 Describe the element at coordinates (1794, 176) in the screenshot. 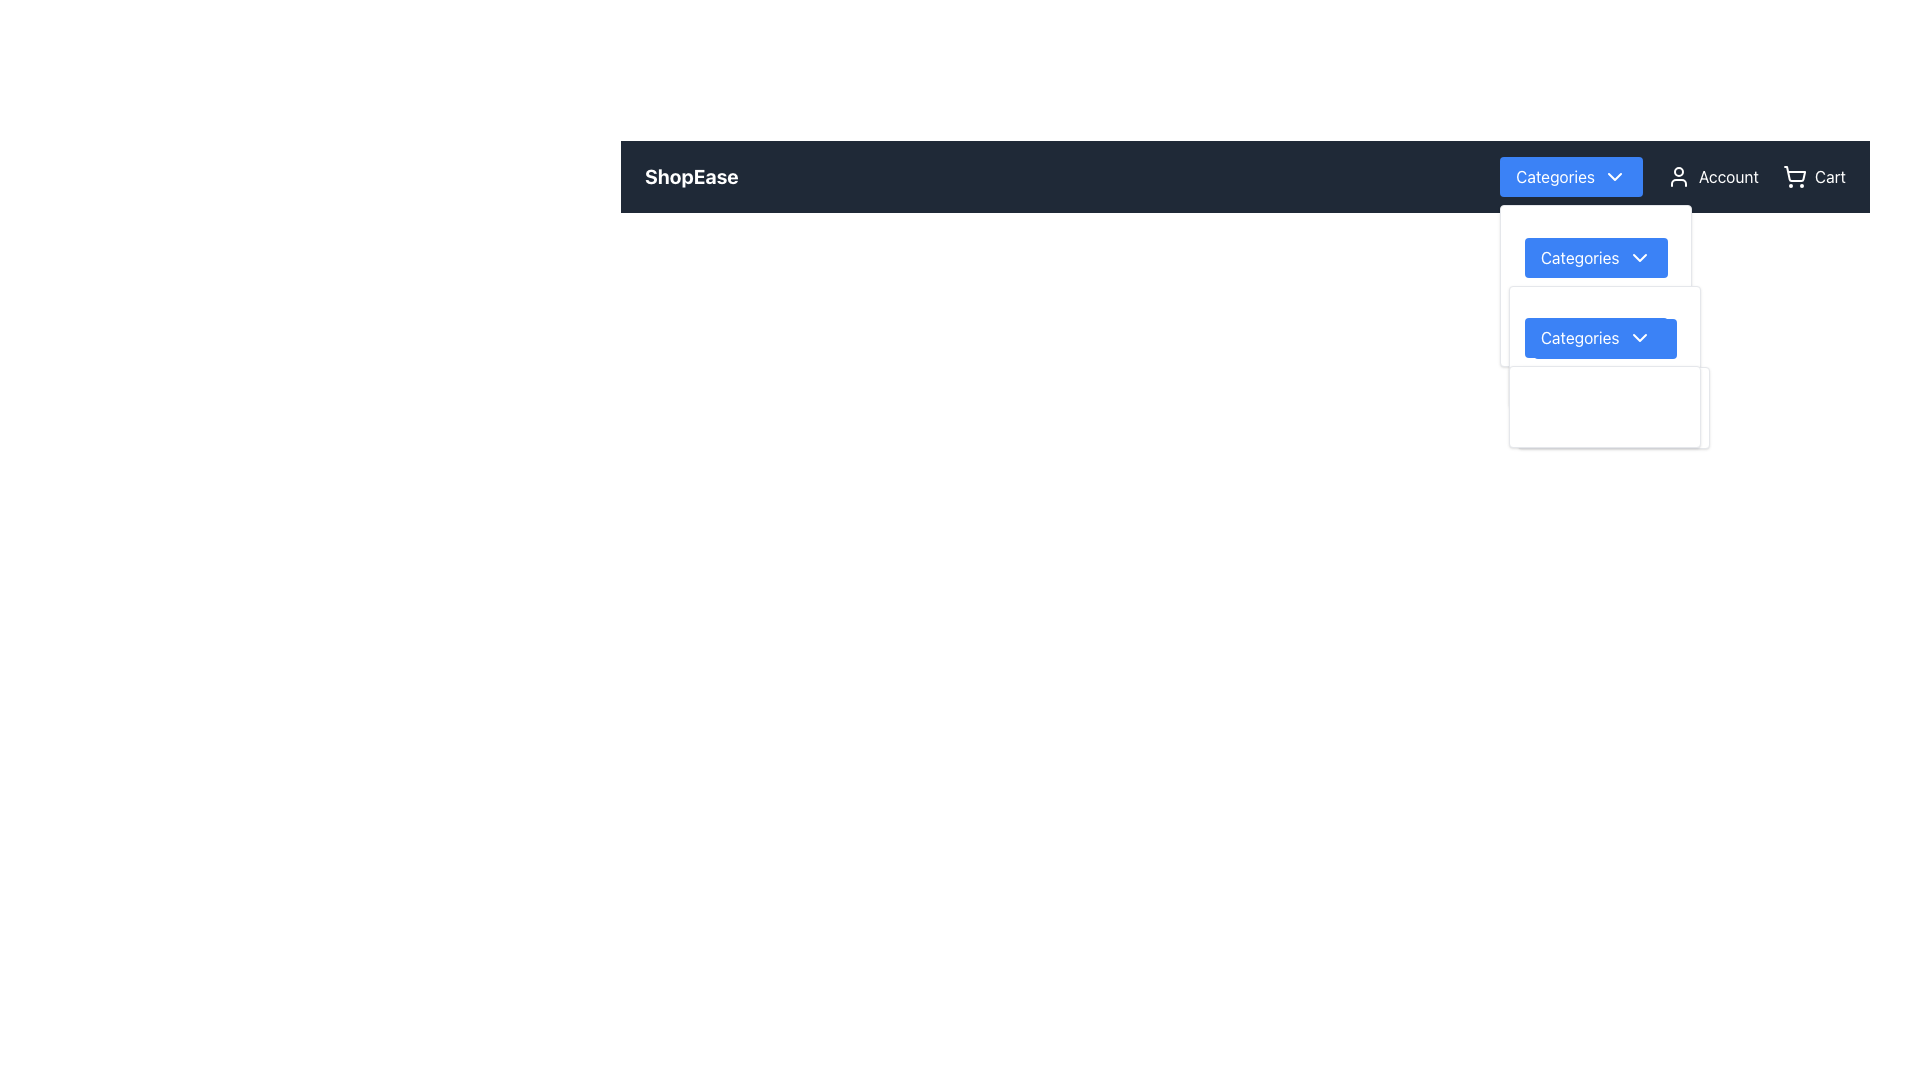

I see `the shopping cart icon located` at that location.